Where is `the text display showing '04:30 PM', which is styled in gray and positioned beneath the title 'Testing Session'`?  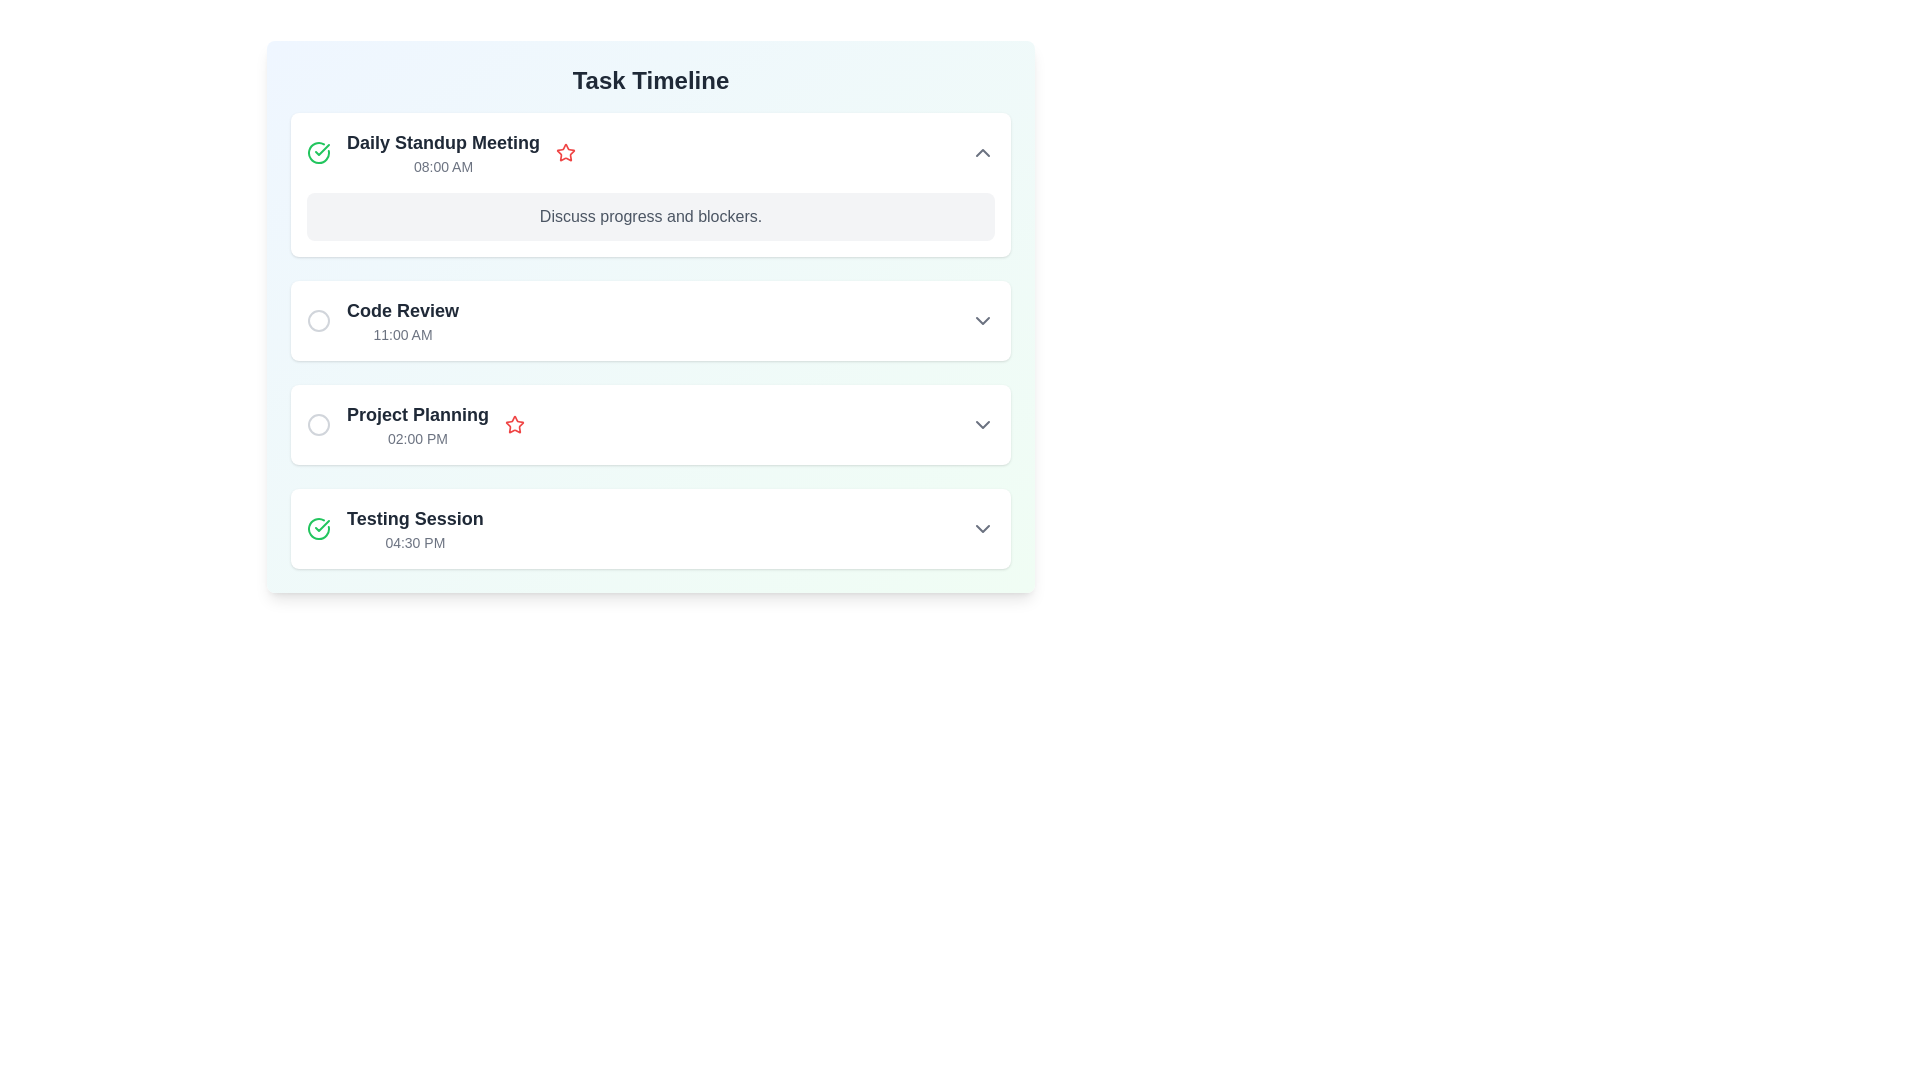 the text display showing '04:30 PM', which is styled in gray and positioned beneath the title 'Testing Session' is located at coordinates (414, 543).